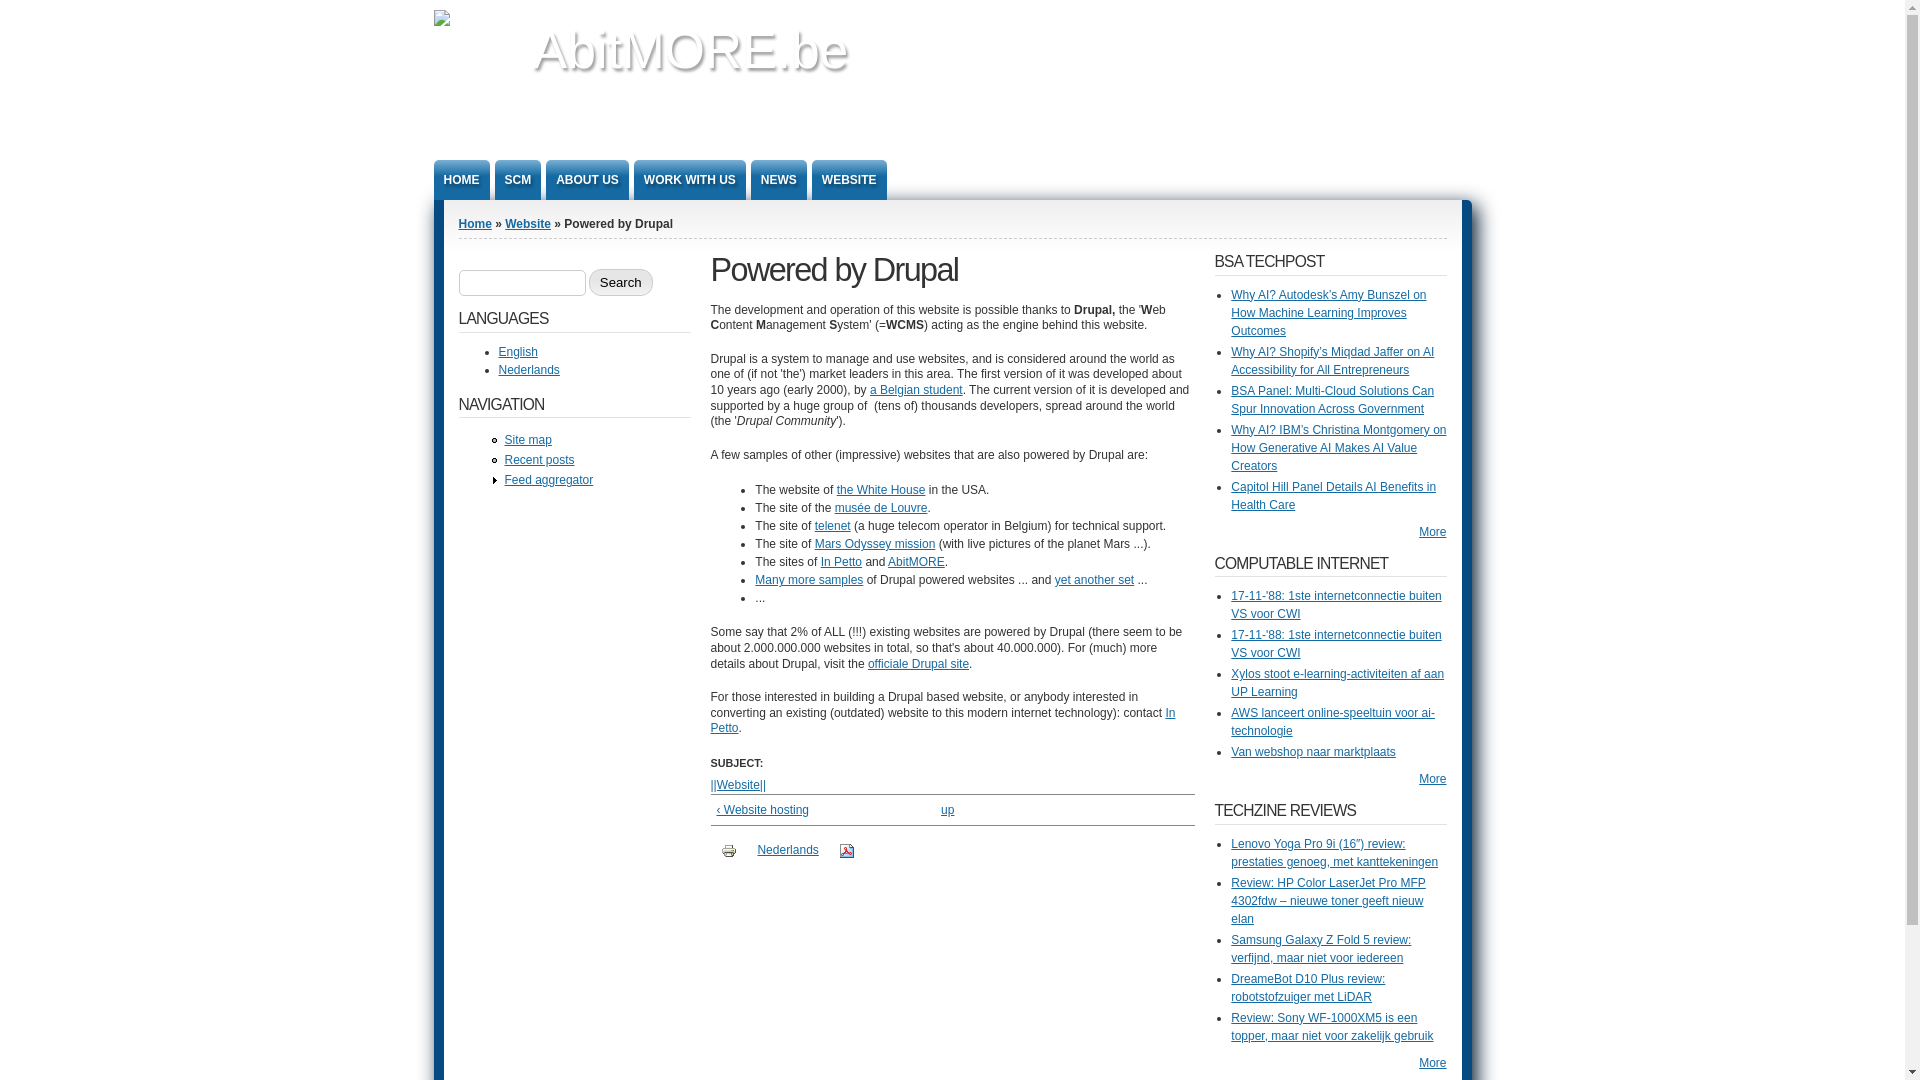 The image size is (1920, 1080). What do you see at coordinates (1229, 721) in the screenshot?
I see `'AWS lanceert online-speeltuin voor ai-technologie'` at bounding box center [1229, 721].